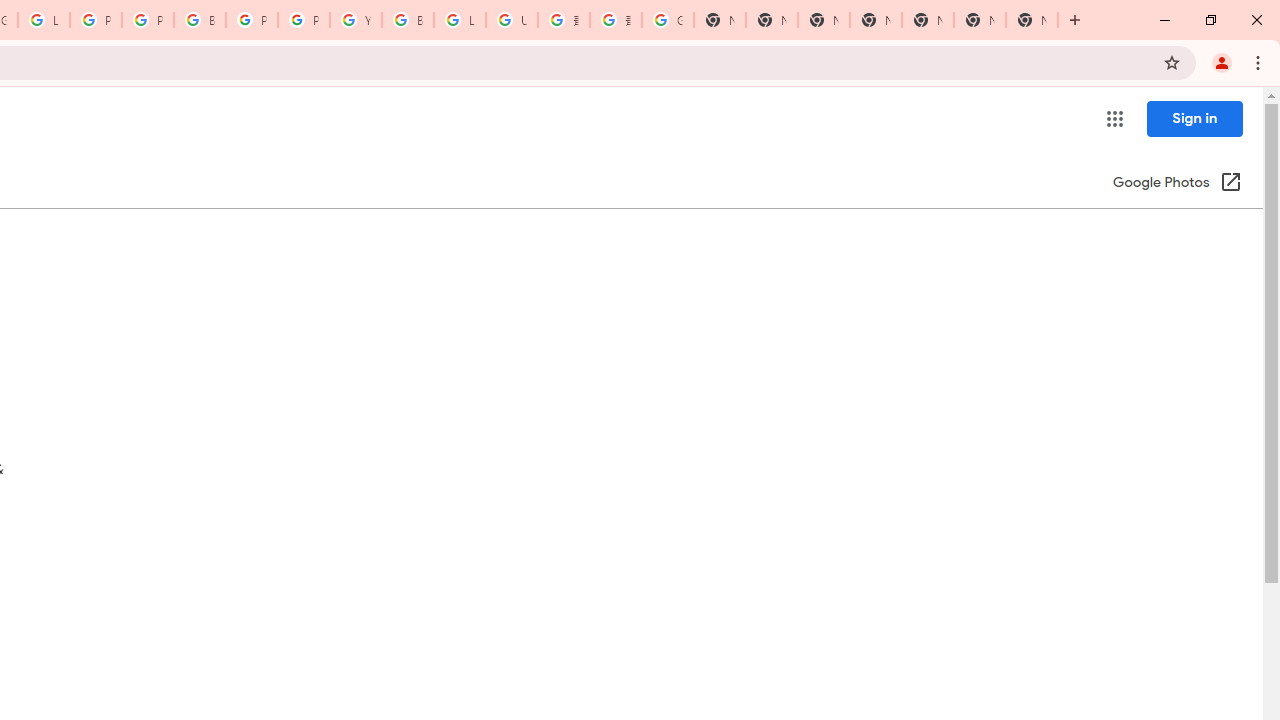  What do you see at coordinates (355, 20) in the screenshot?
I see `'YouTube'` at bounding box center [355, 20].